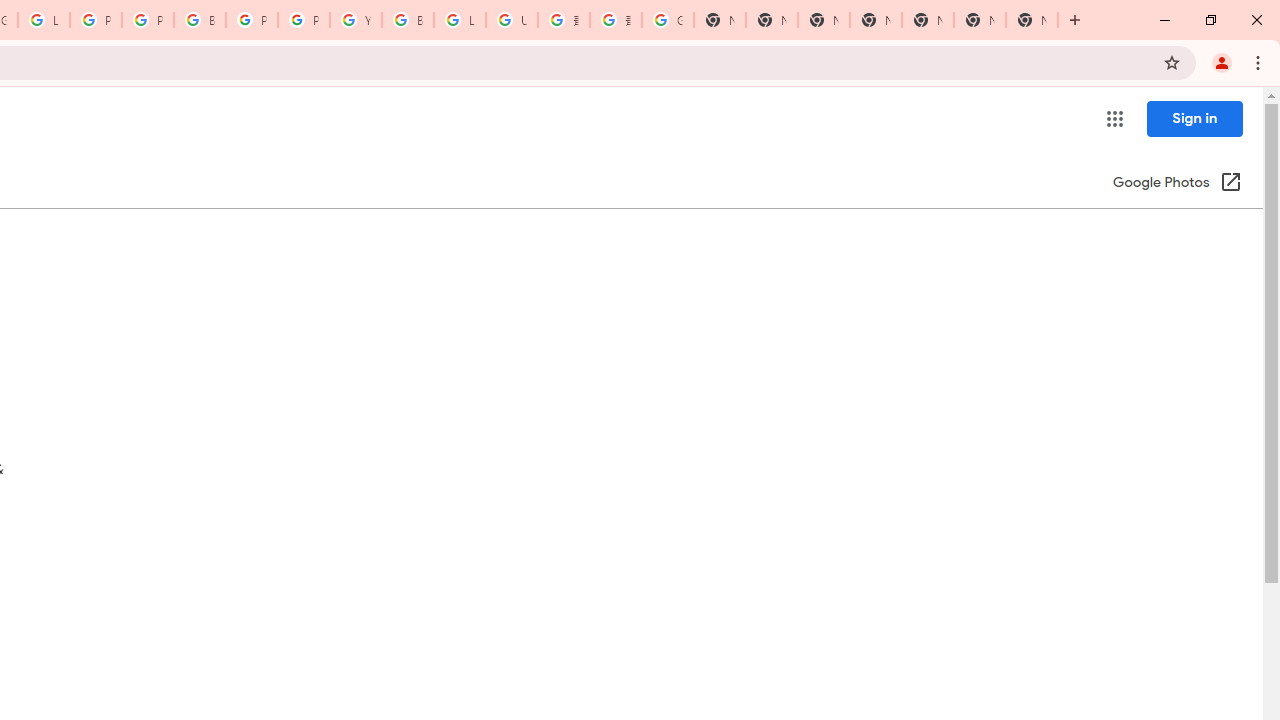  What do you see at coordinates (355, 20) in the screenshot?
I see `'YouTube'` at bounding box center [355, 20].